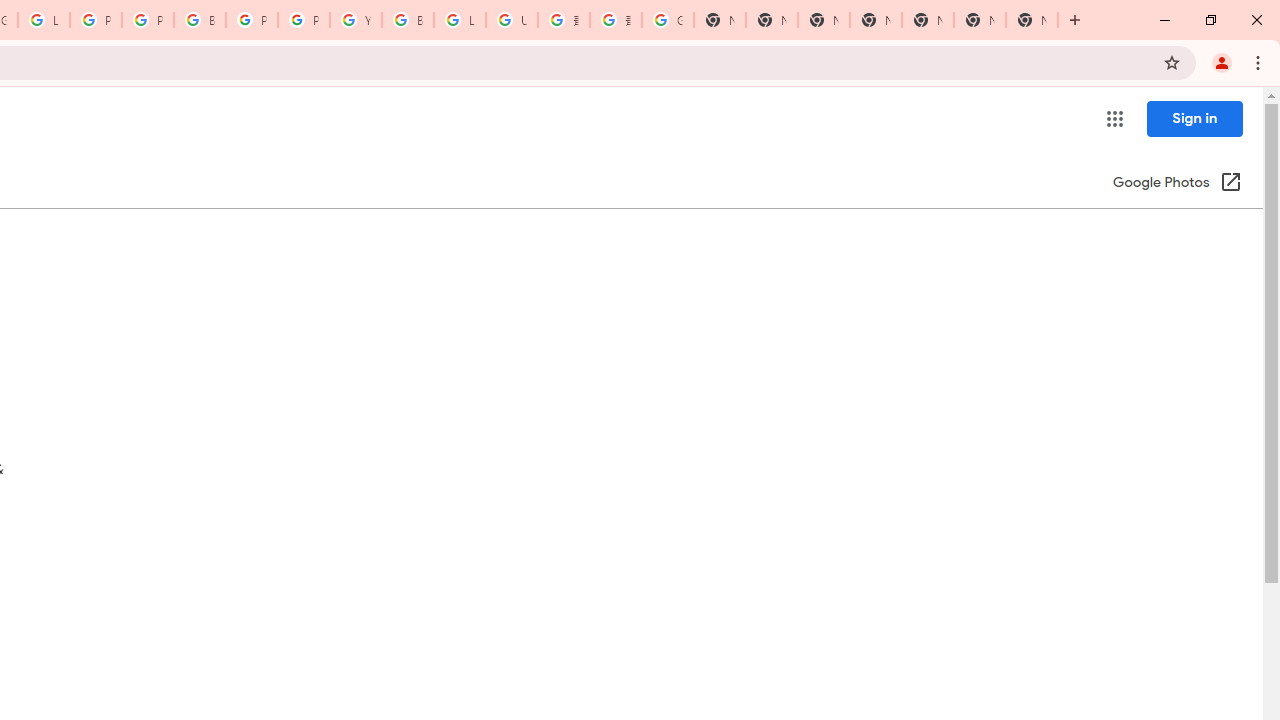  What do you see at coordinates (355, 20) in the screenshot?
I see `'YouTube'` at bounding box center [355, 20].